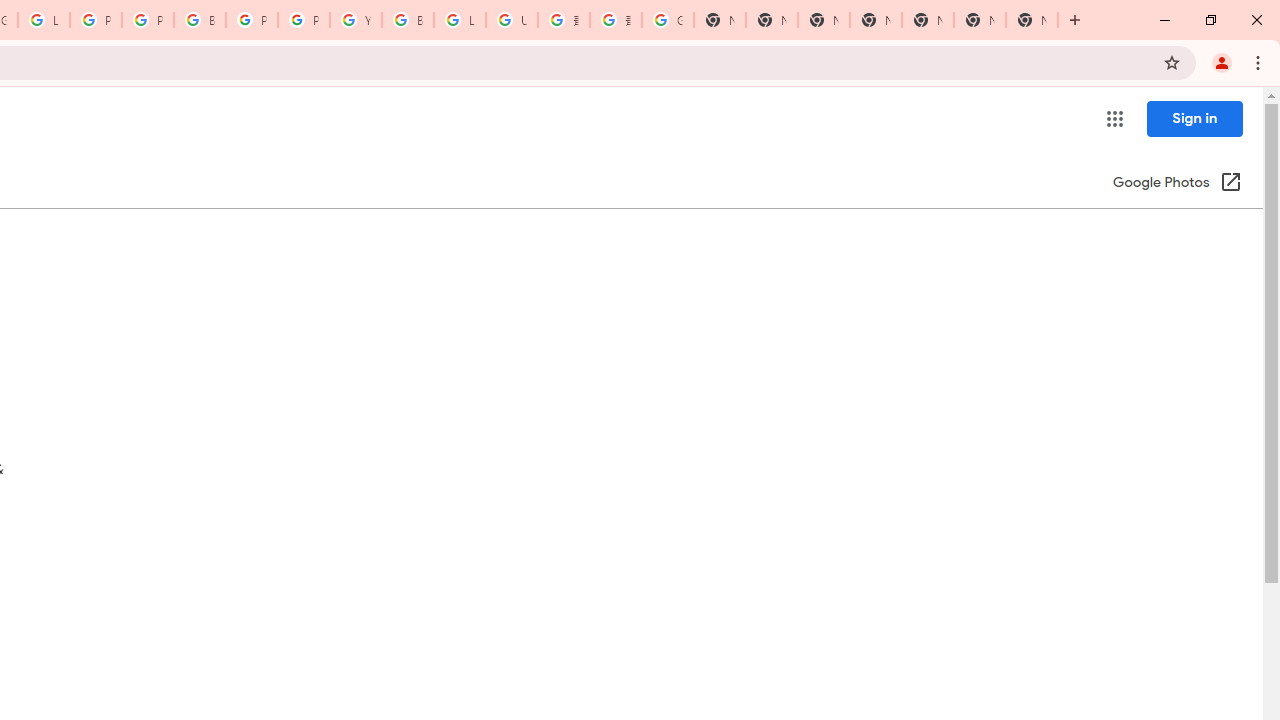  What do you see at coordinates (355, 20) in the screenshot?
I see `'YouTube'` at bounding box center [355, 20].